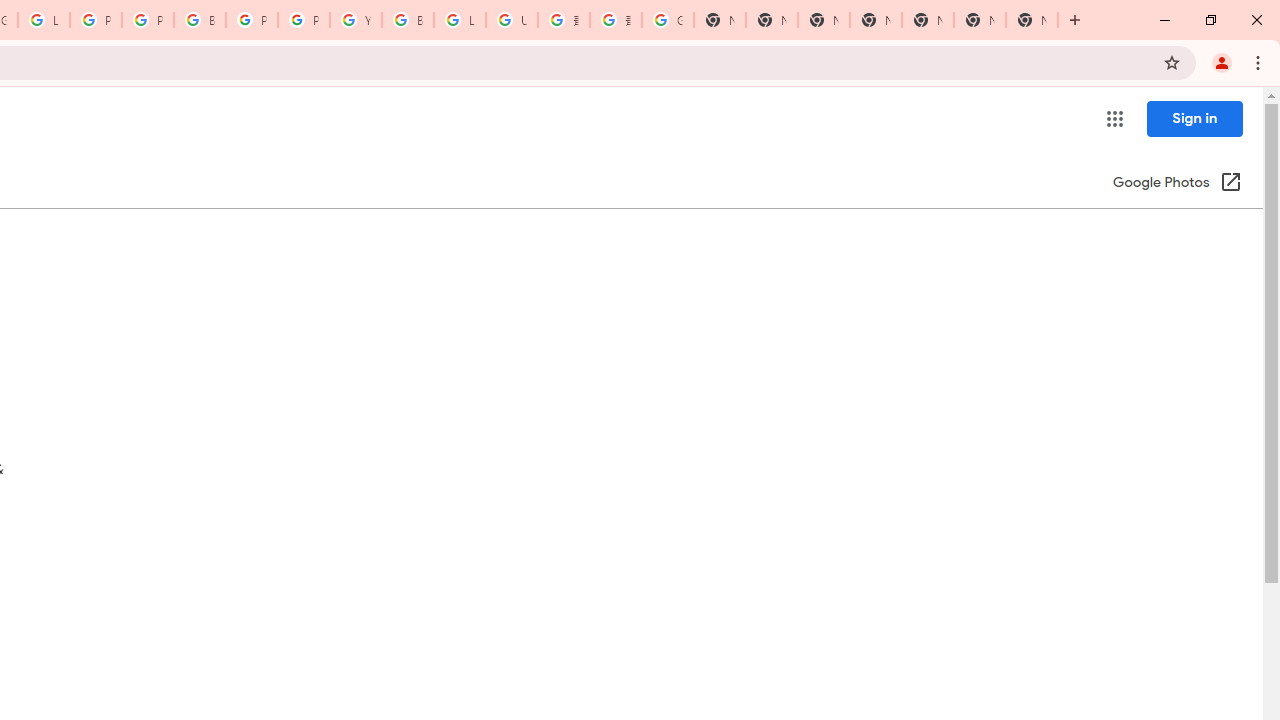  What do you see at coordinates (355, 20) in the screenshot?
I see `'YouTube'` at bounding box center [355, 20].